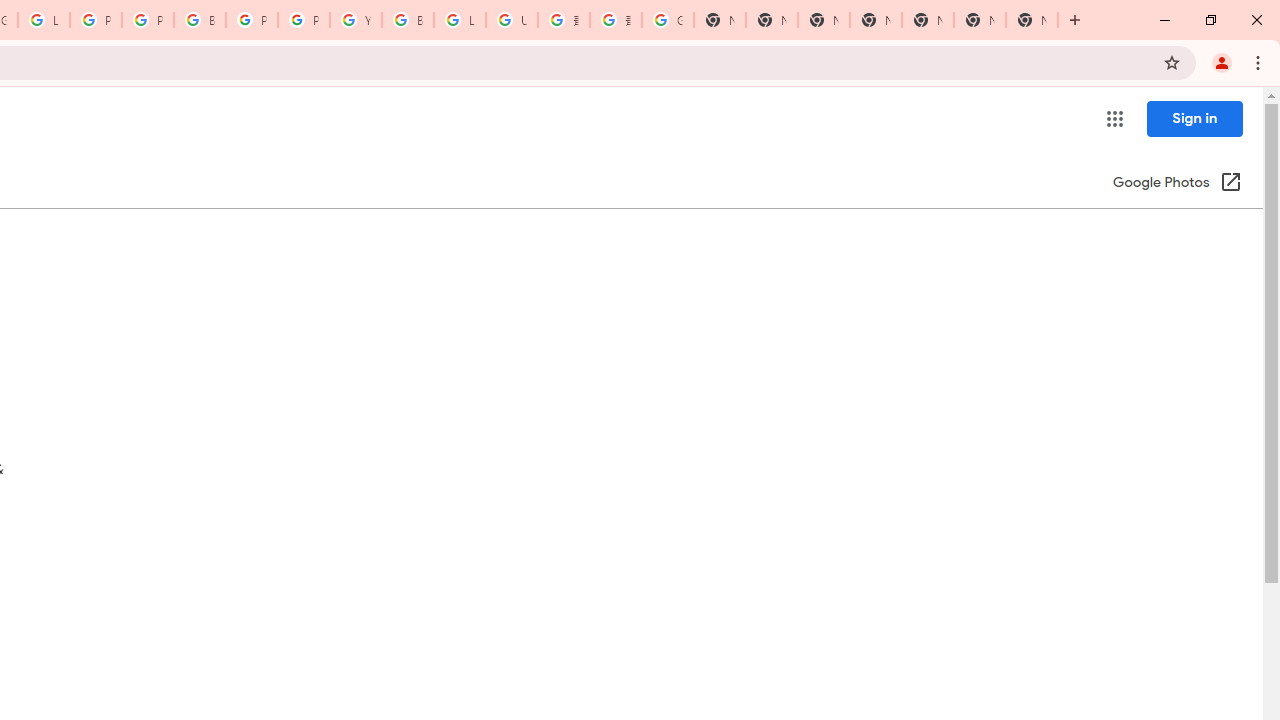  What do you see at coordinates (355, 20) in the screenshot?
I see `'YouTube'` at bounding box center [355, 20].